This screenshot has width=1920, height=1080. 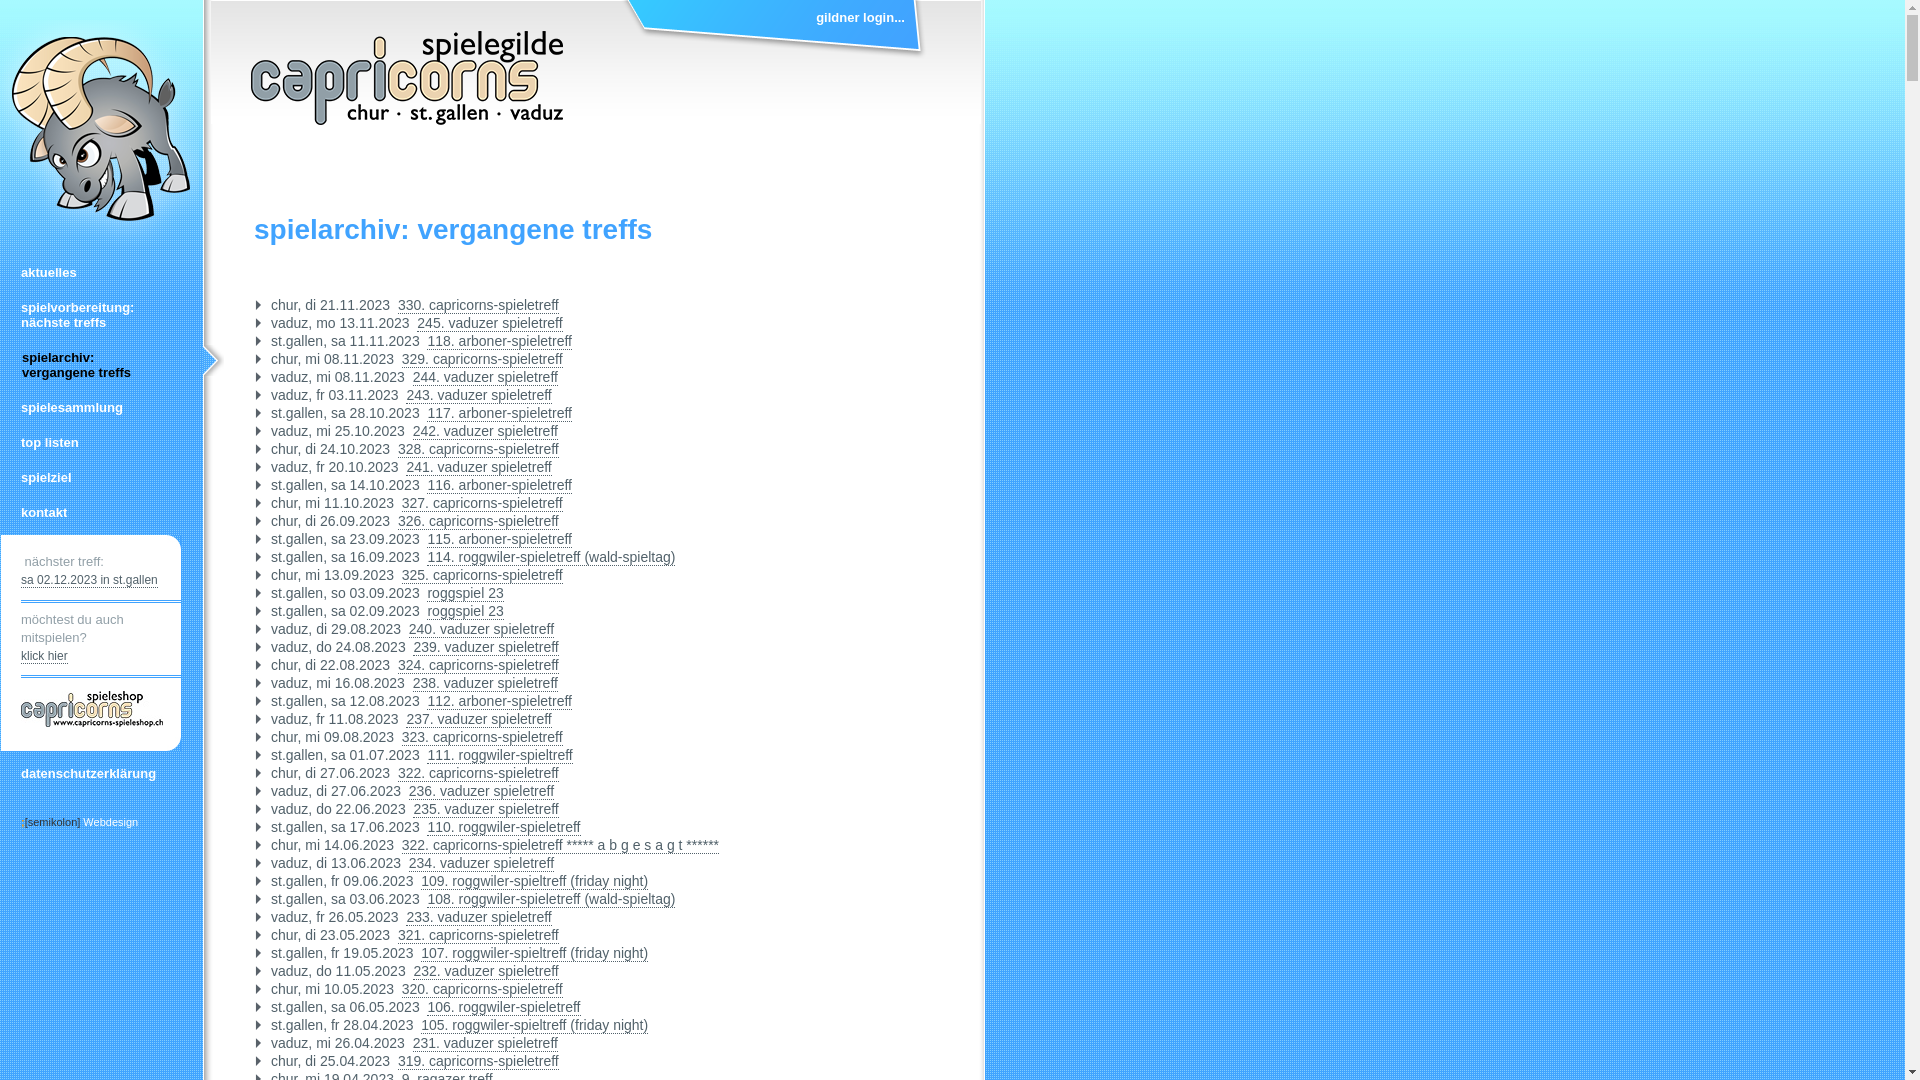 I want to click on '326. capricorns-spieletreff', so click(x=398, y=520).